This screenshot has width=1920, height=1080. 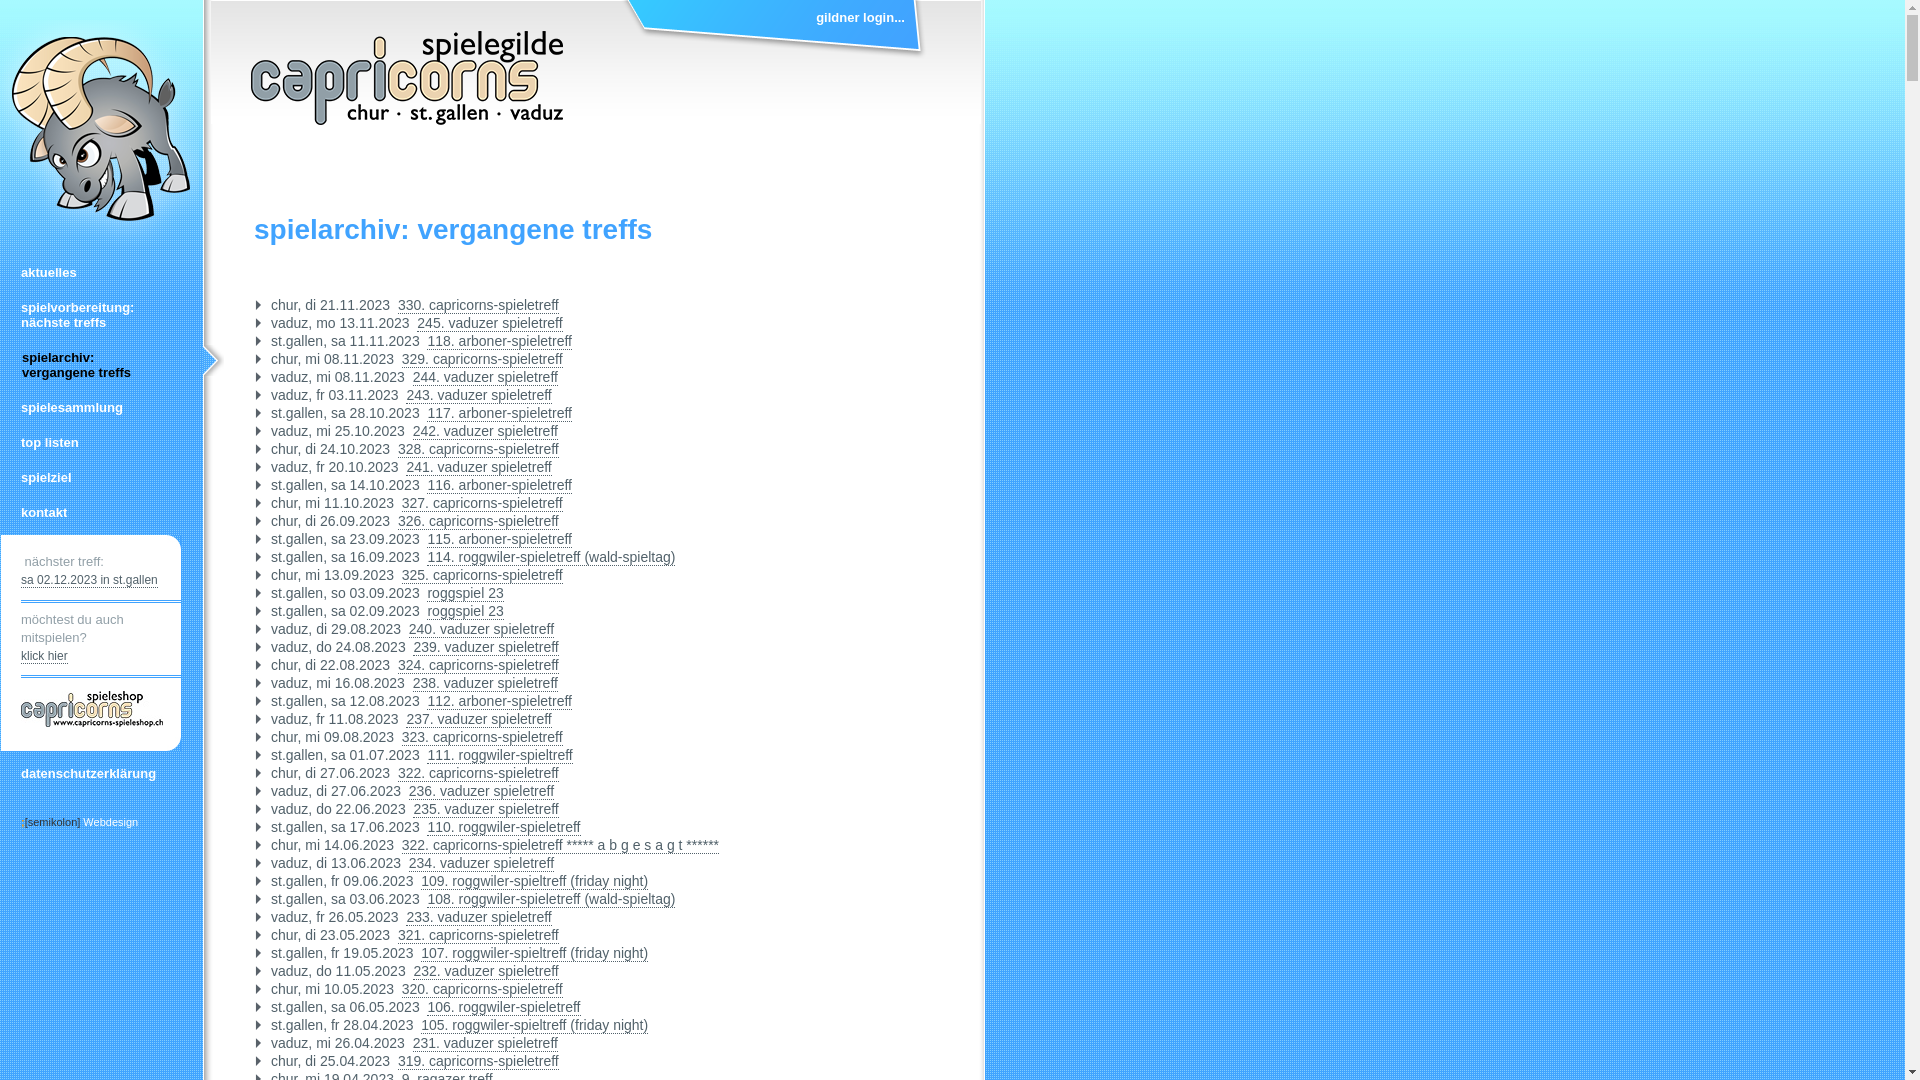 I want to click on '326. capricorns-spieletreff', so click(x=398, y=520).